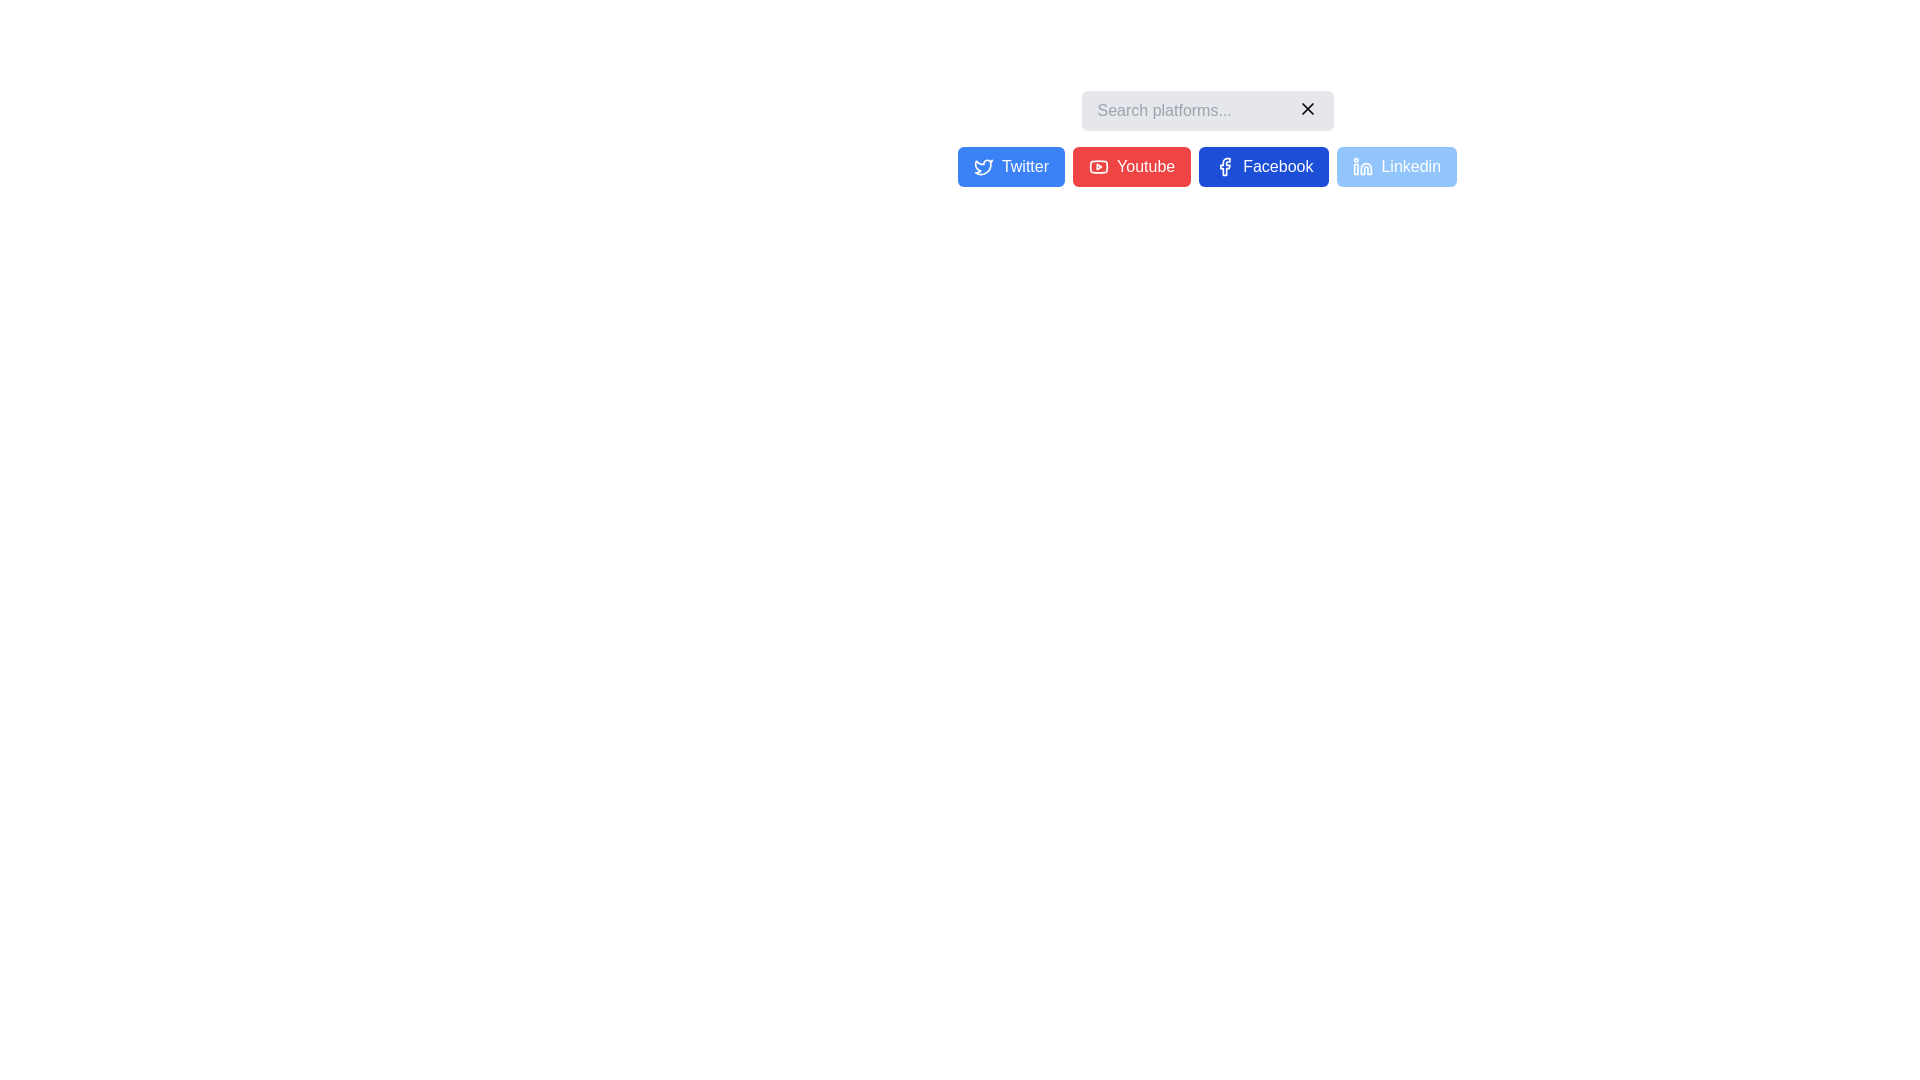 This screenshot has width=1920, height=1080. Describe the element at coordinates (1132, 165) in the screenshot. I see `the bright red 'Youtube' button with rounded corners that contains white text and is located between the blue 'Twitter' button and the darker blue 'Facebook' button` at that location.